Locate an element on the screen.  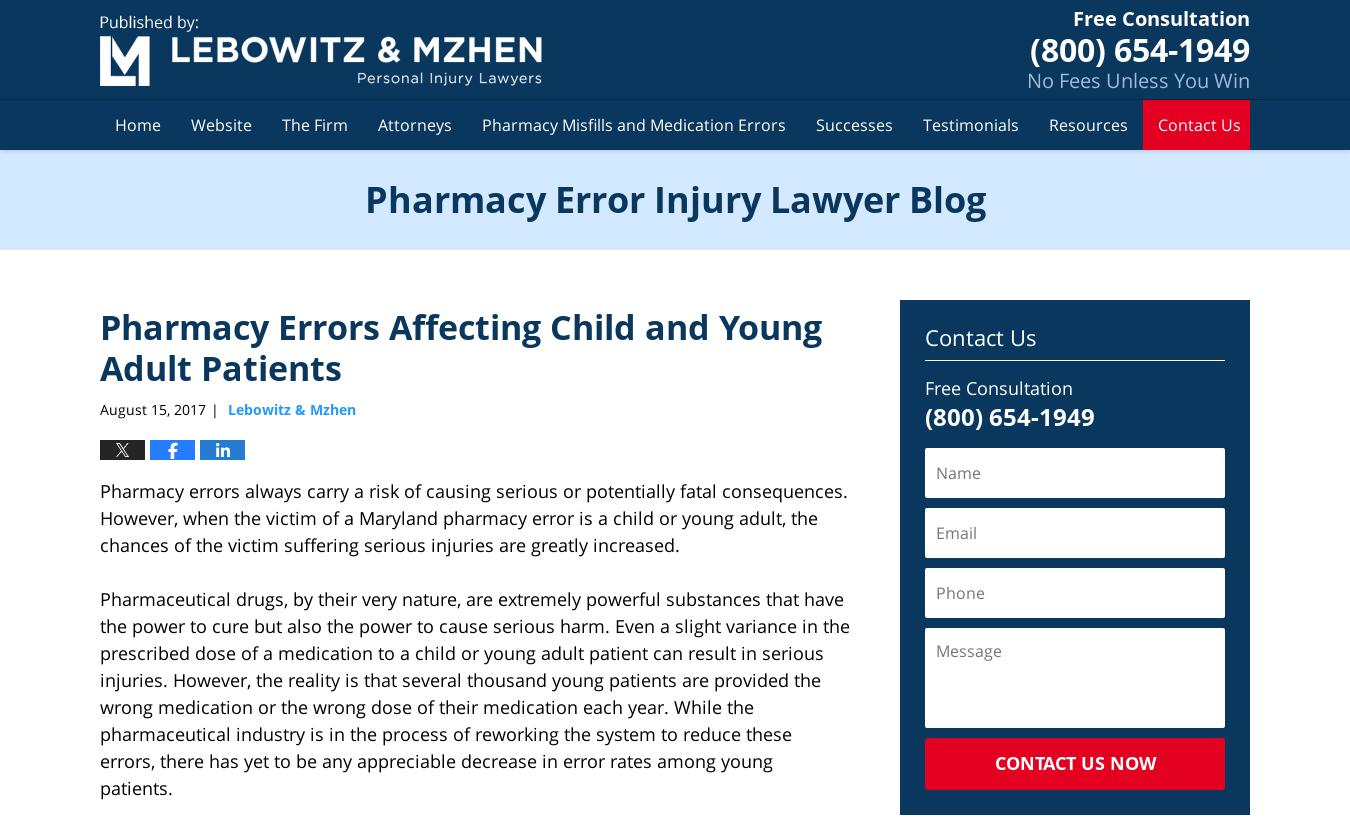
'Pharmacy Misfills and Medication Errors' is located at coordinates (480, 123).